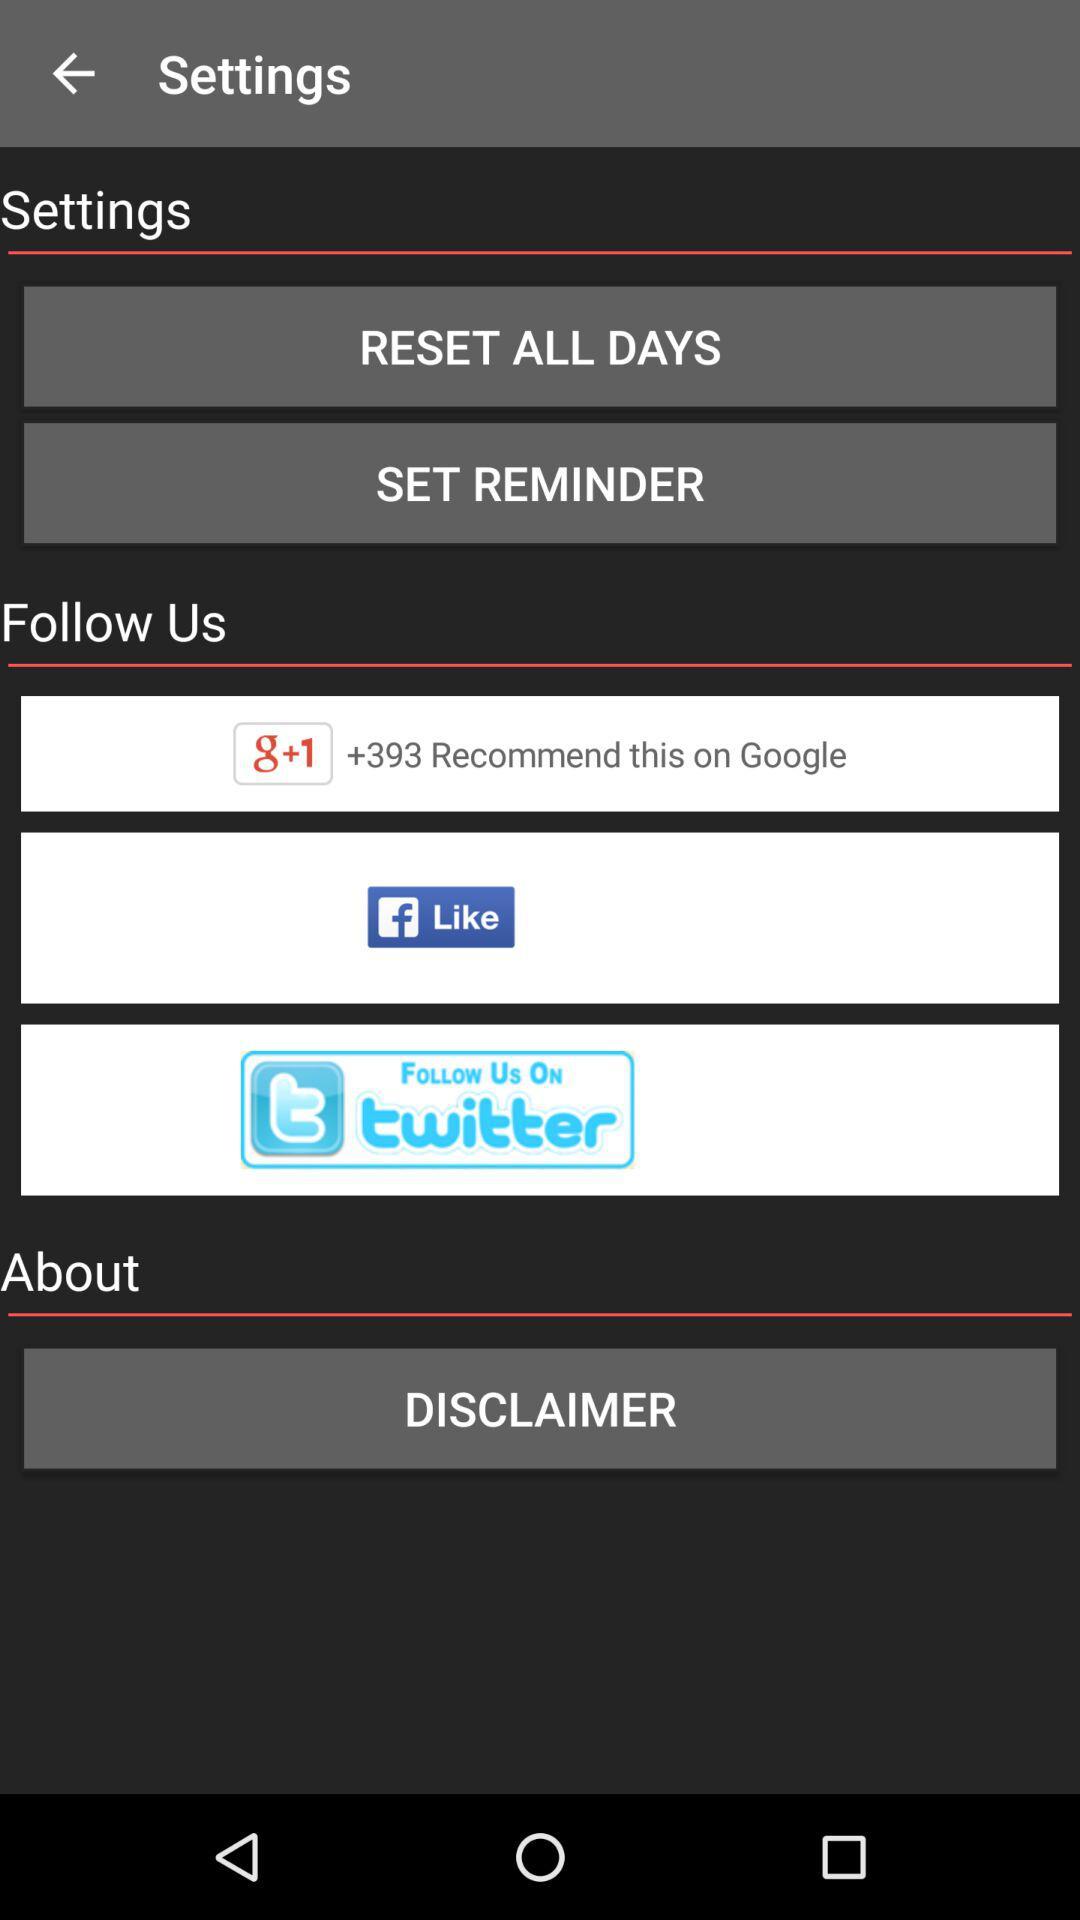  I want to click on the reset all days, so click(540, 346).